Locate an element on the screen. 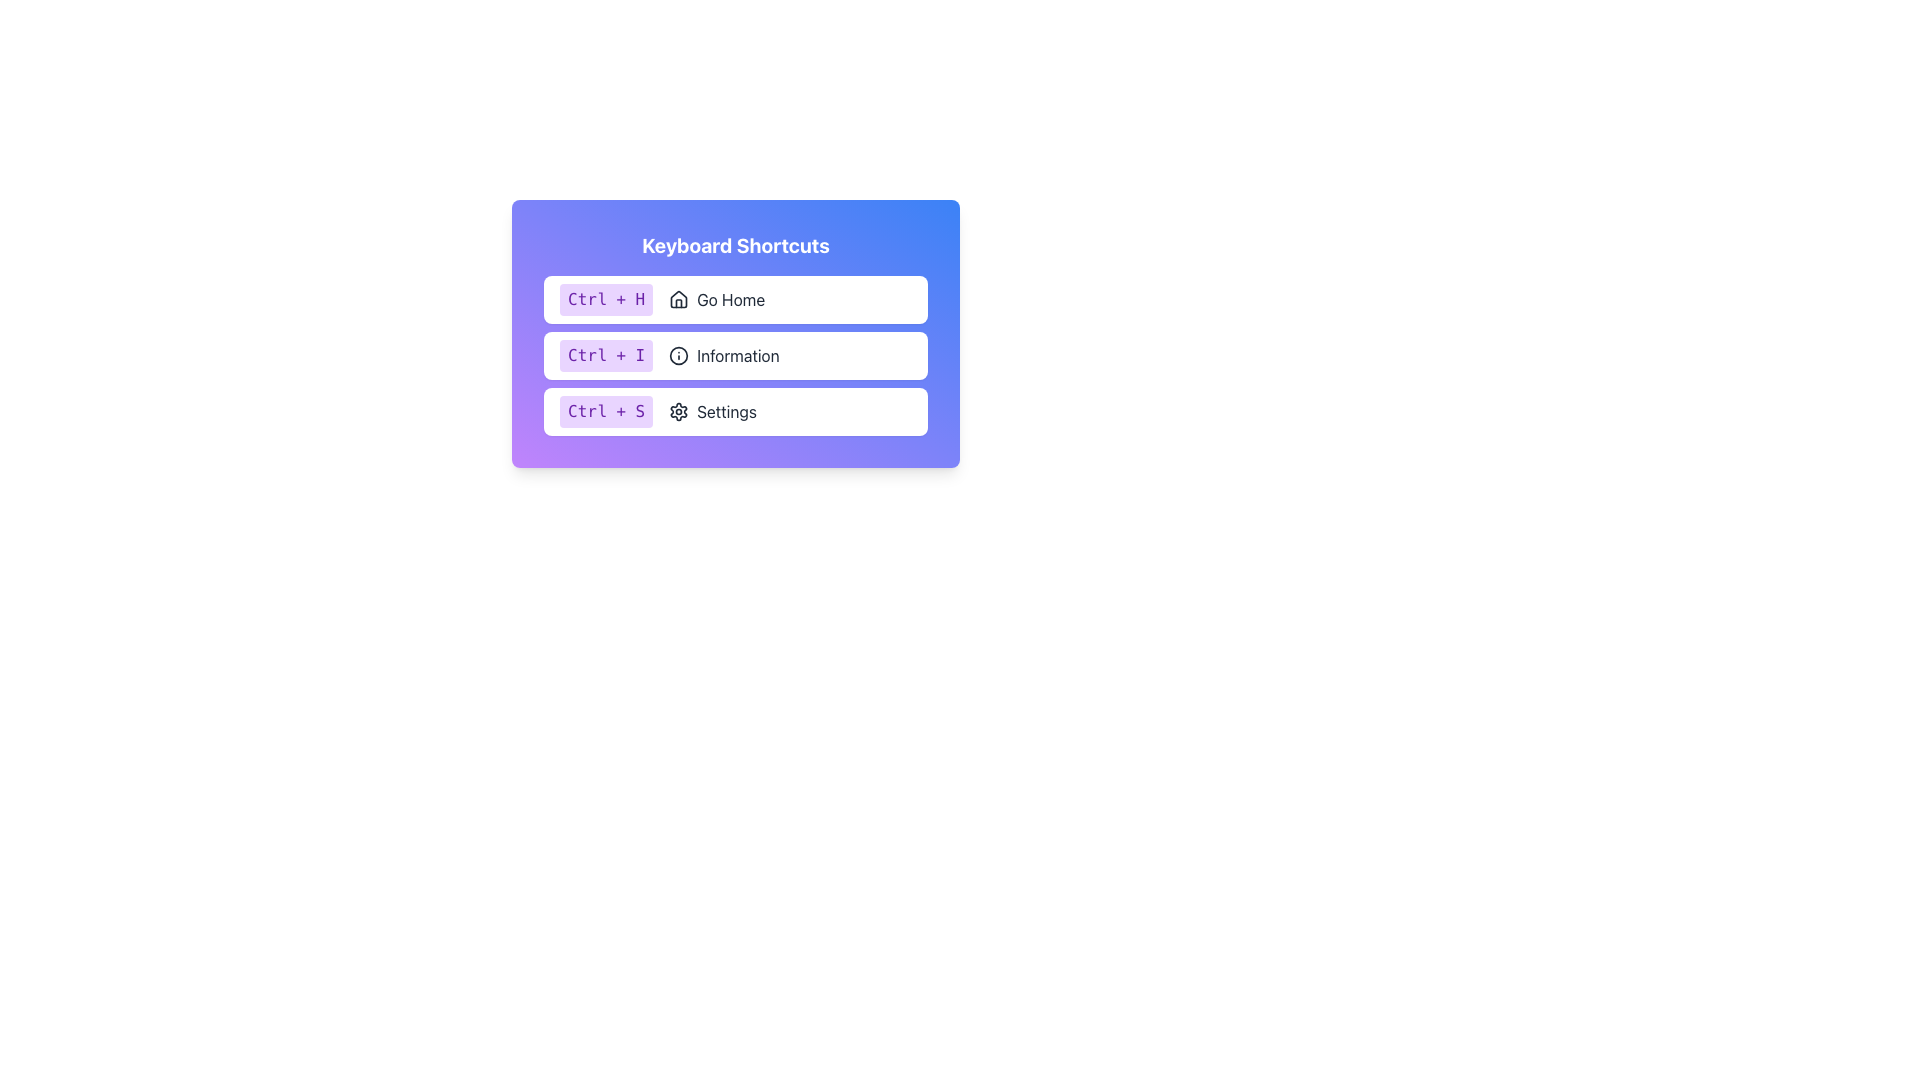 The height and width of the screenshot is (1080, 1920). the 'Settings' label with a gear icon, which is positioned to the right of the 'Ctrl + S' label and aligned horizontally with it is located at coordinates (713, 411).